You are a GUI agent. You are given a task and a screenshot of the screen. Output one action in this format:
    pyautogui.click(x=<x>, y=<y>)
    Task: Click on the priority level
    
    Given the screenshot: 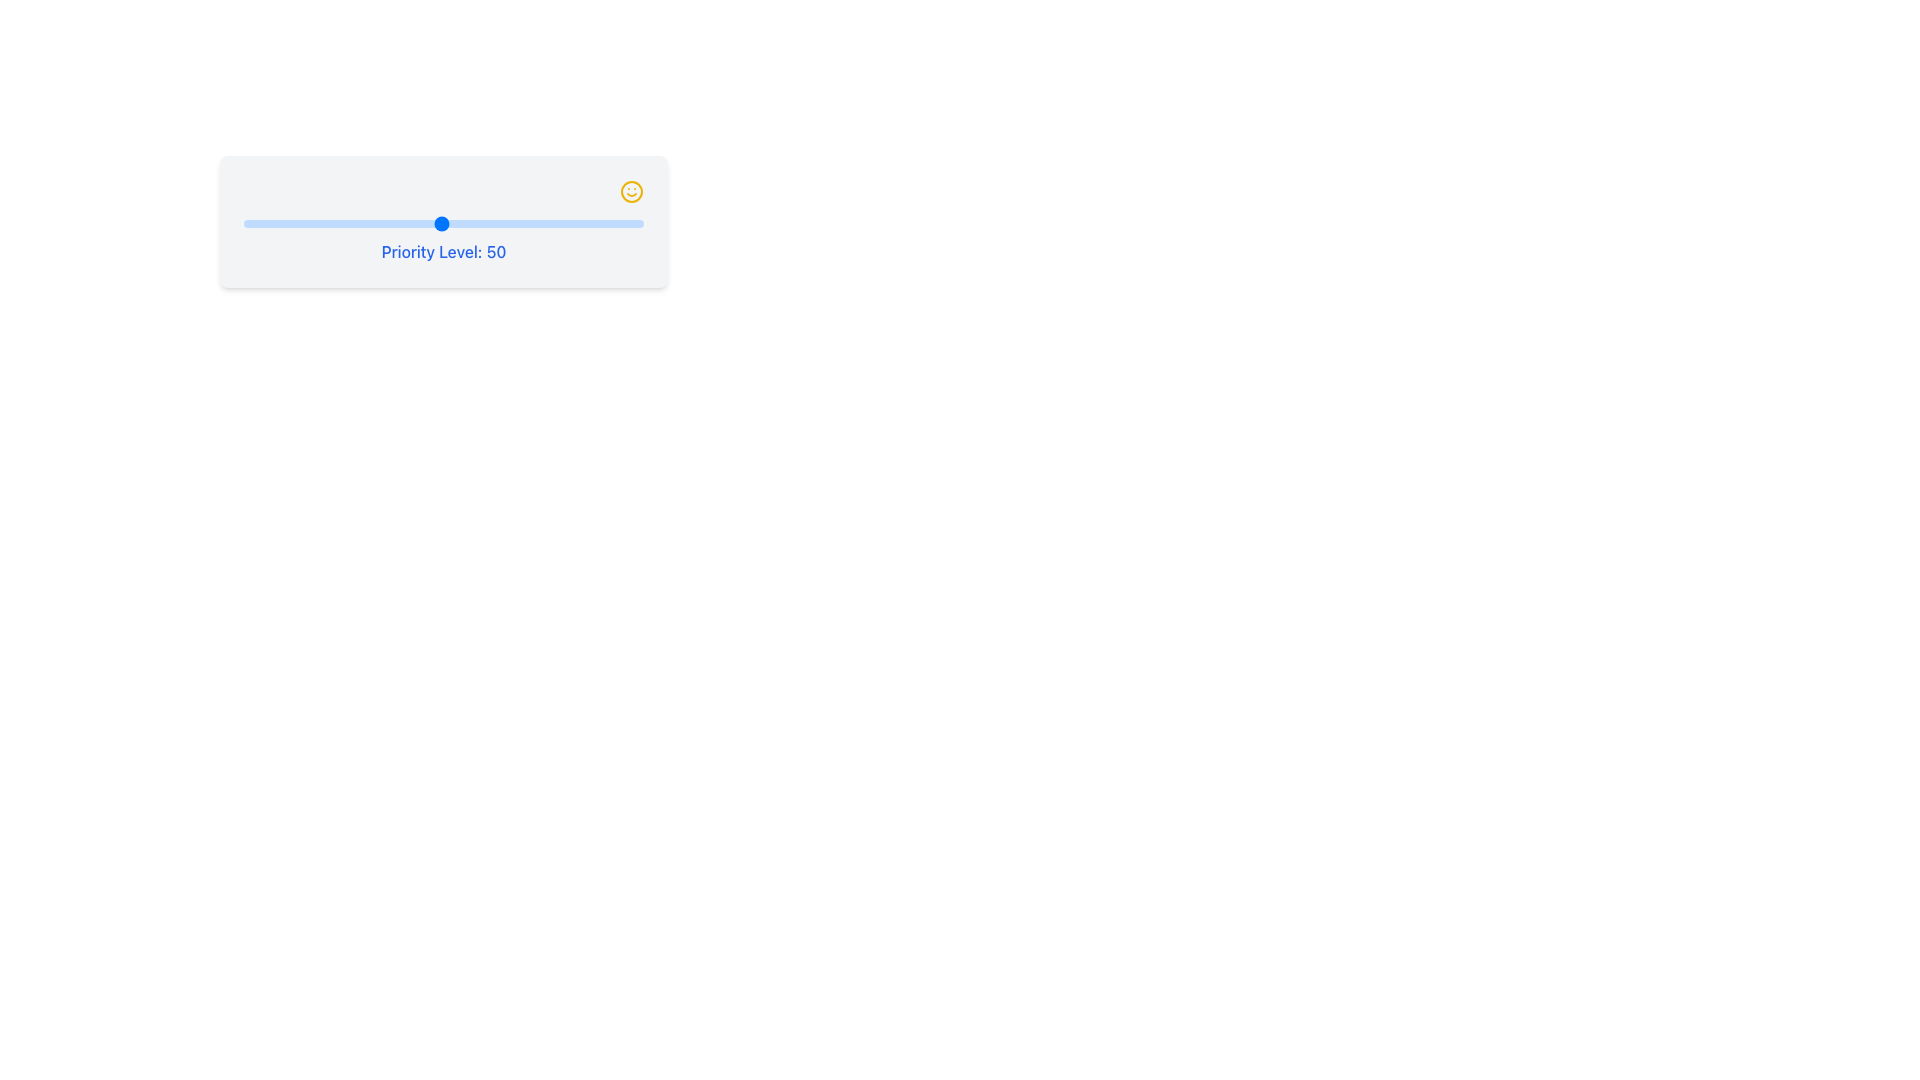 What is the action you would take?
    pyautogui.click(x=486, y=223)
    